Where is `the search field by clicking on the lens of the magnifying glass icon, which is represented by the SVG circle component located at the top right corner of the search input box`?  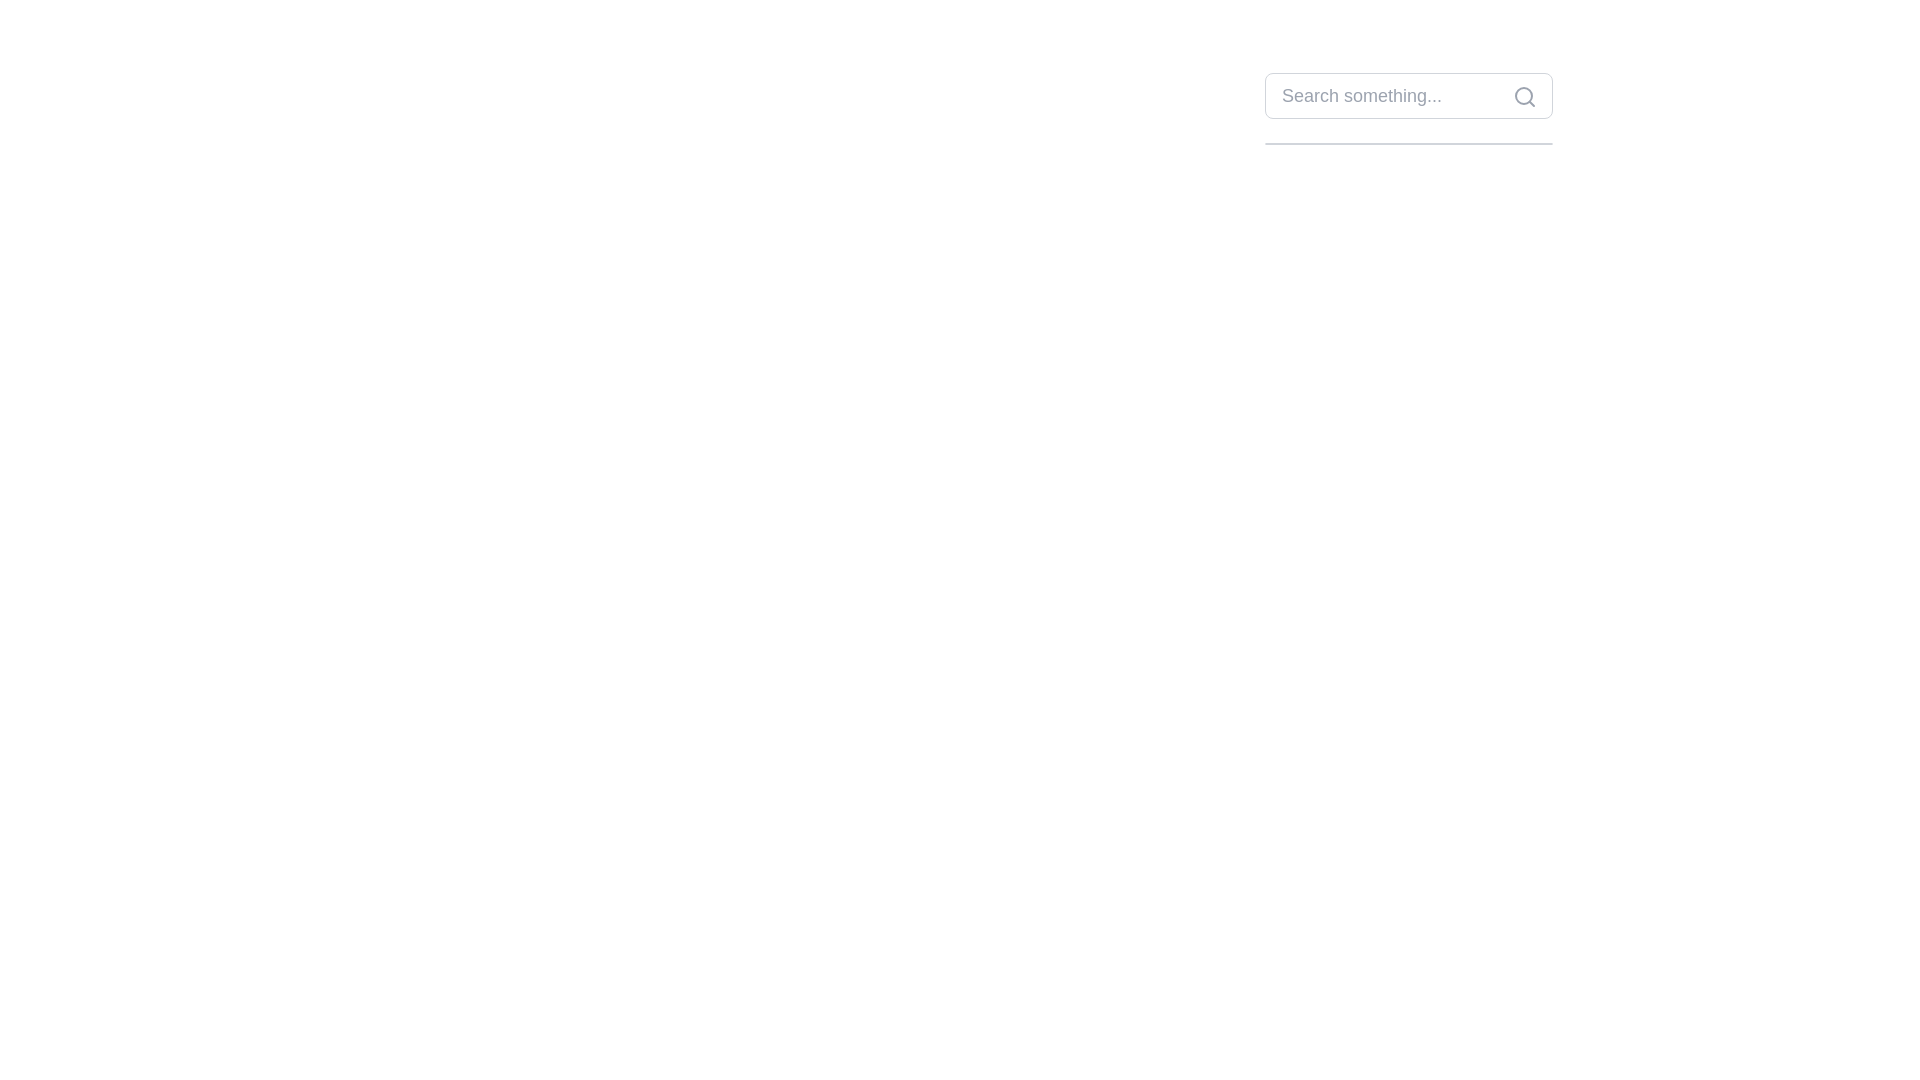 the search field by clicking on the lens of the magnifying glass icon, which is represented by the SVG circle component located at the top right corner of the search input box is located at coordinates (1522, 96).